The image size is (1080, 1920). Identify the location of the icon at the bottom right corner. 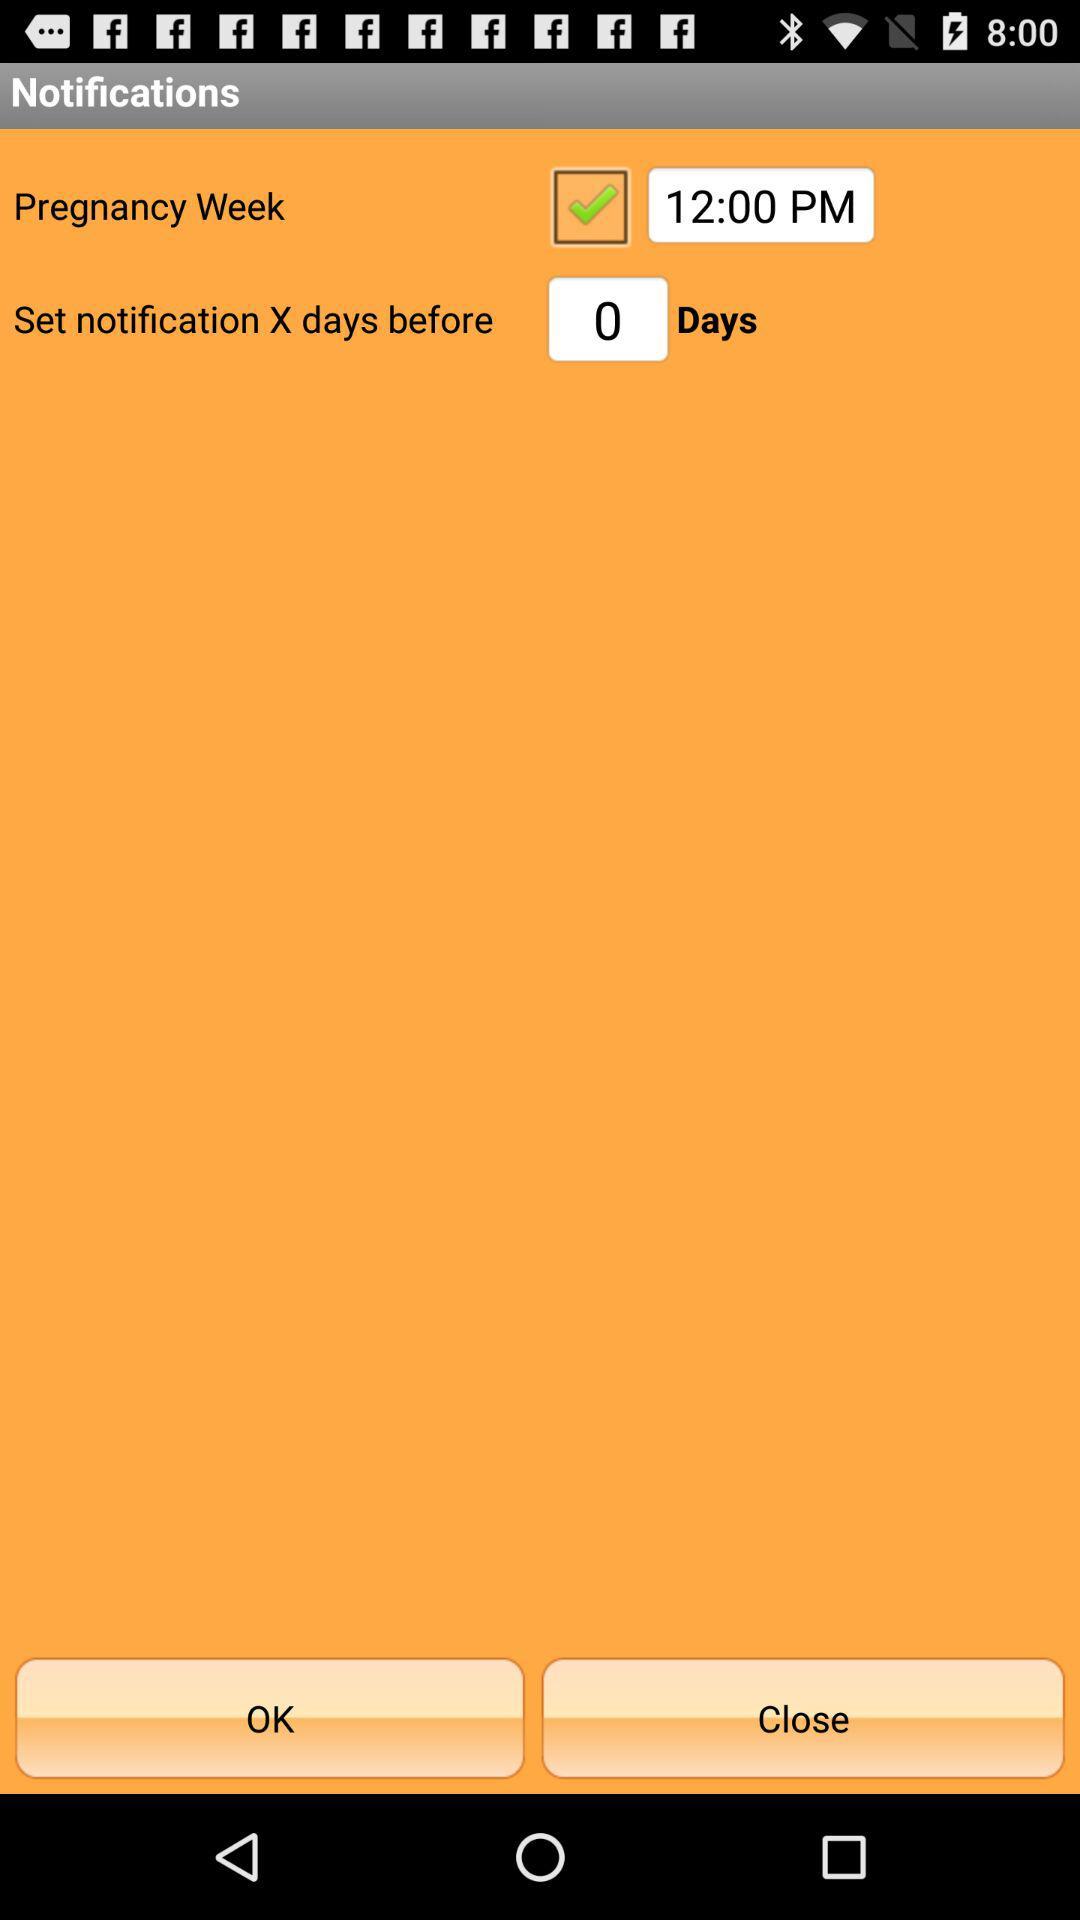
(802, 1717).